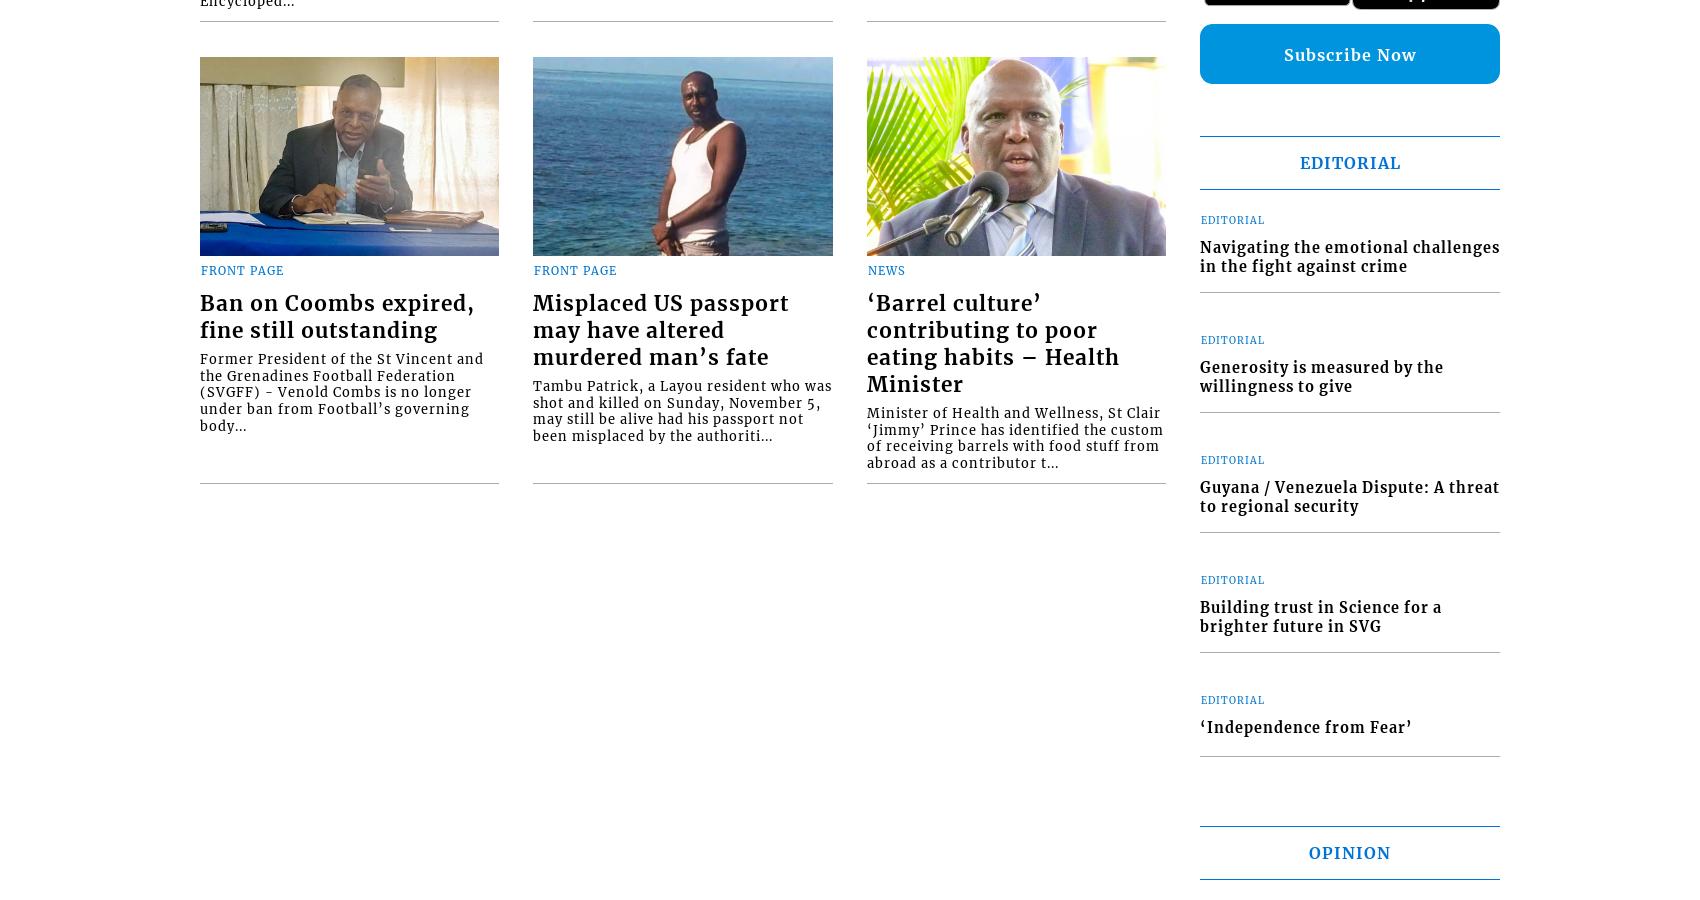 This screenshot has width=1700, height=900. What do you see at coordinates (1349, 53) in the screenshot?
I see `'Subscribe Now'` at bounding box center [1349, 53].